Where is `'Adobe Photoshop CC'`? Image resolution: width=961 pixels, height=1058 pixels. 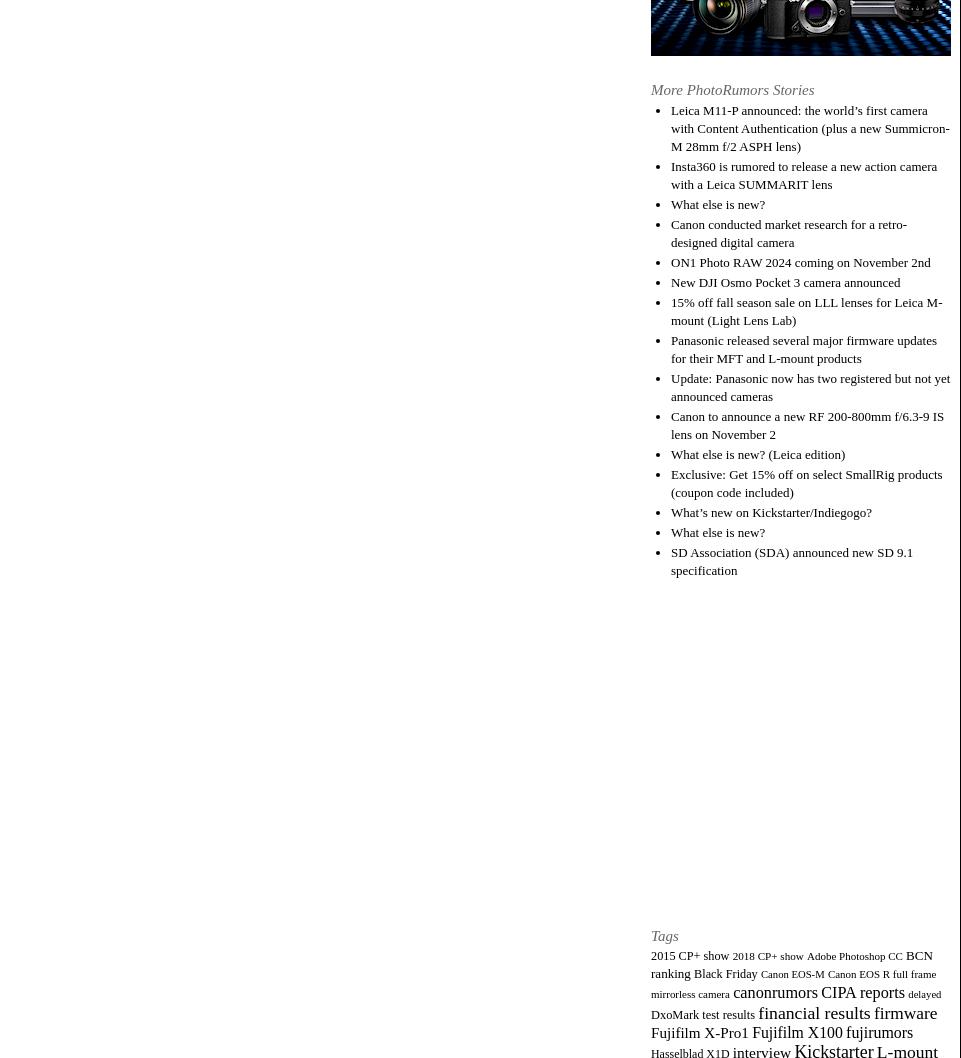
'Adobe Photoshop CC' is located at coordinates (854, 954).